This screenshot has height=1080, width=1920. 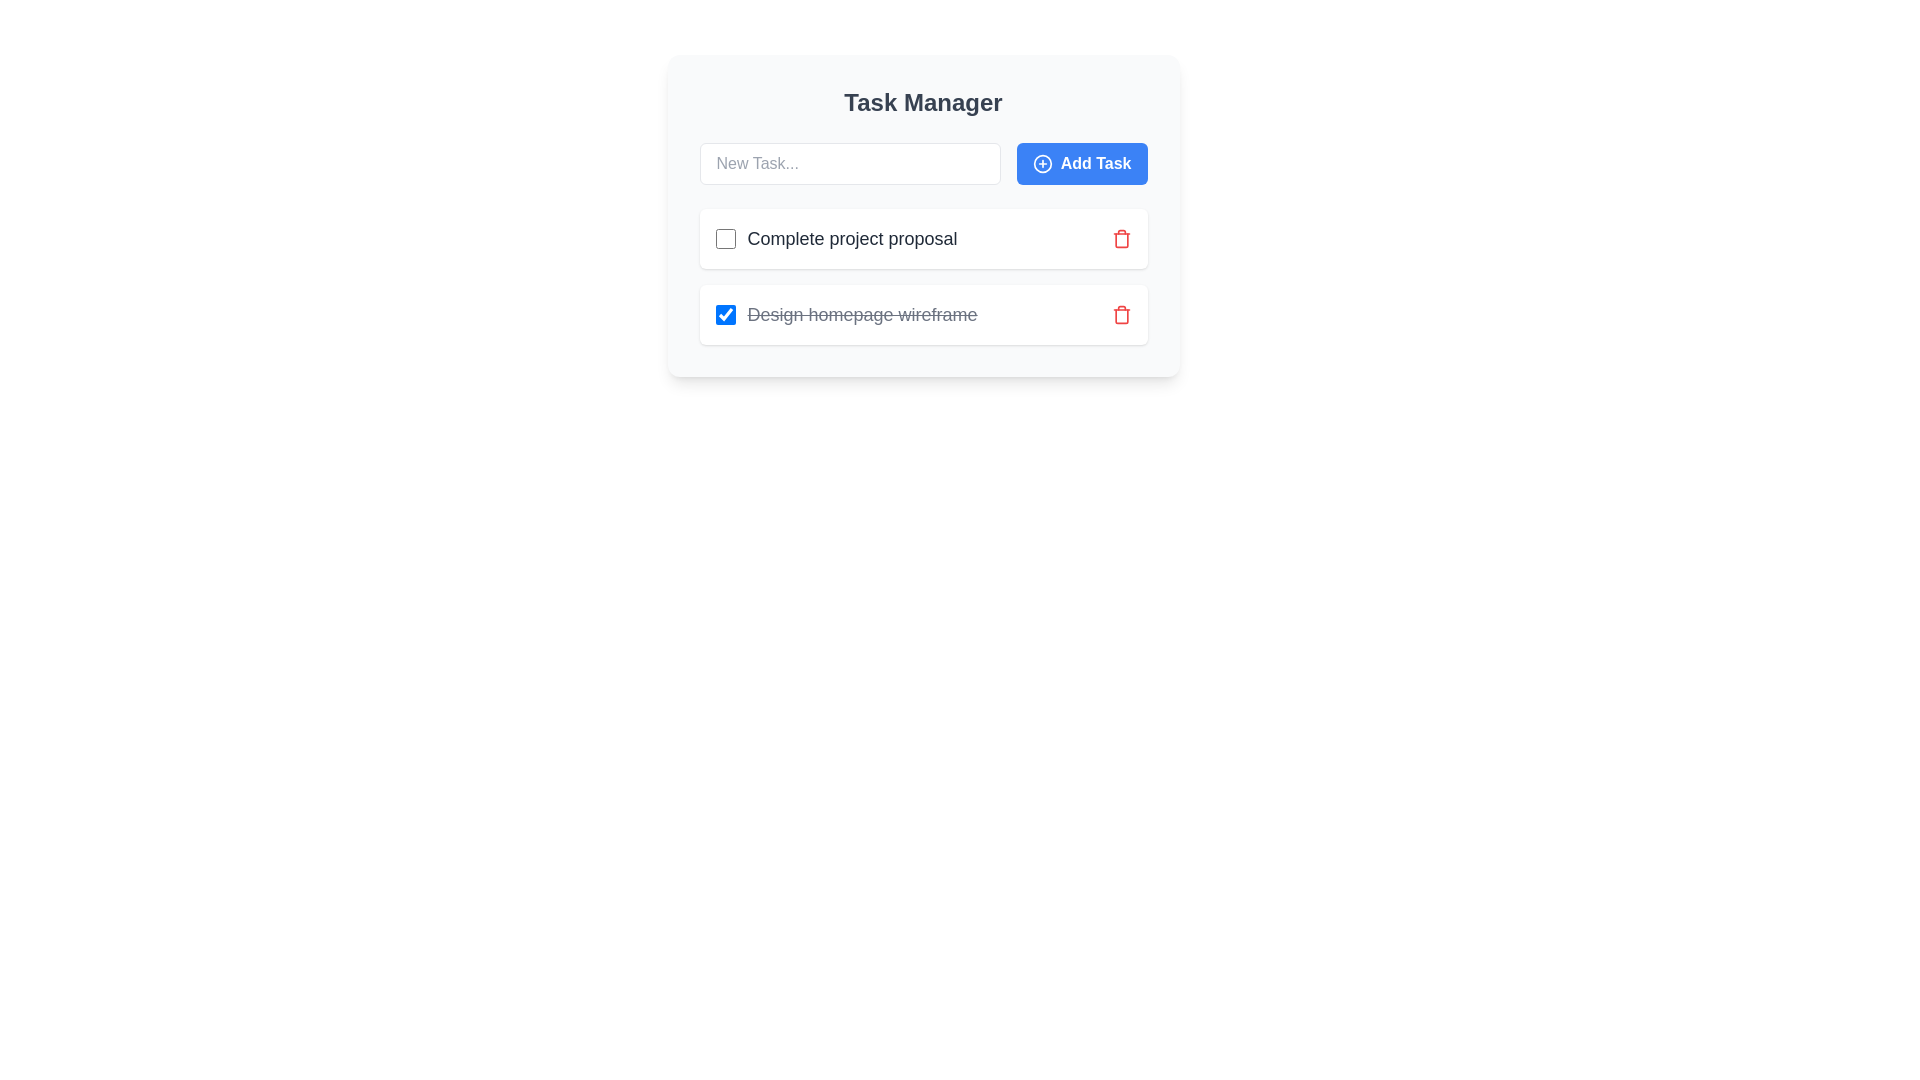 What do you see at coordinates (836, 238) in the screenshot?
I see `the task title Complete project proposal to interact with its text` at bounding box center [836, 238].